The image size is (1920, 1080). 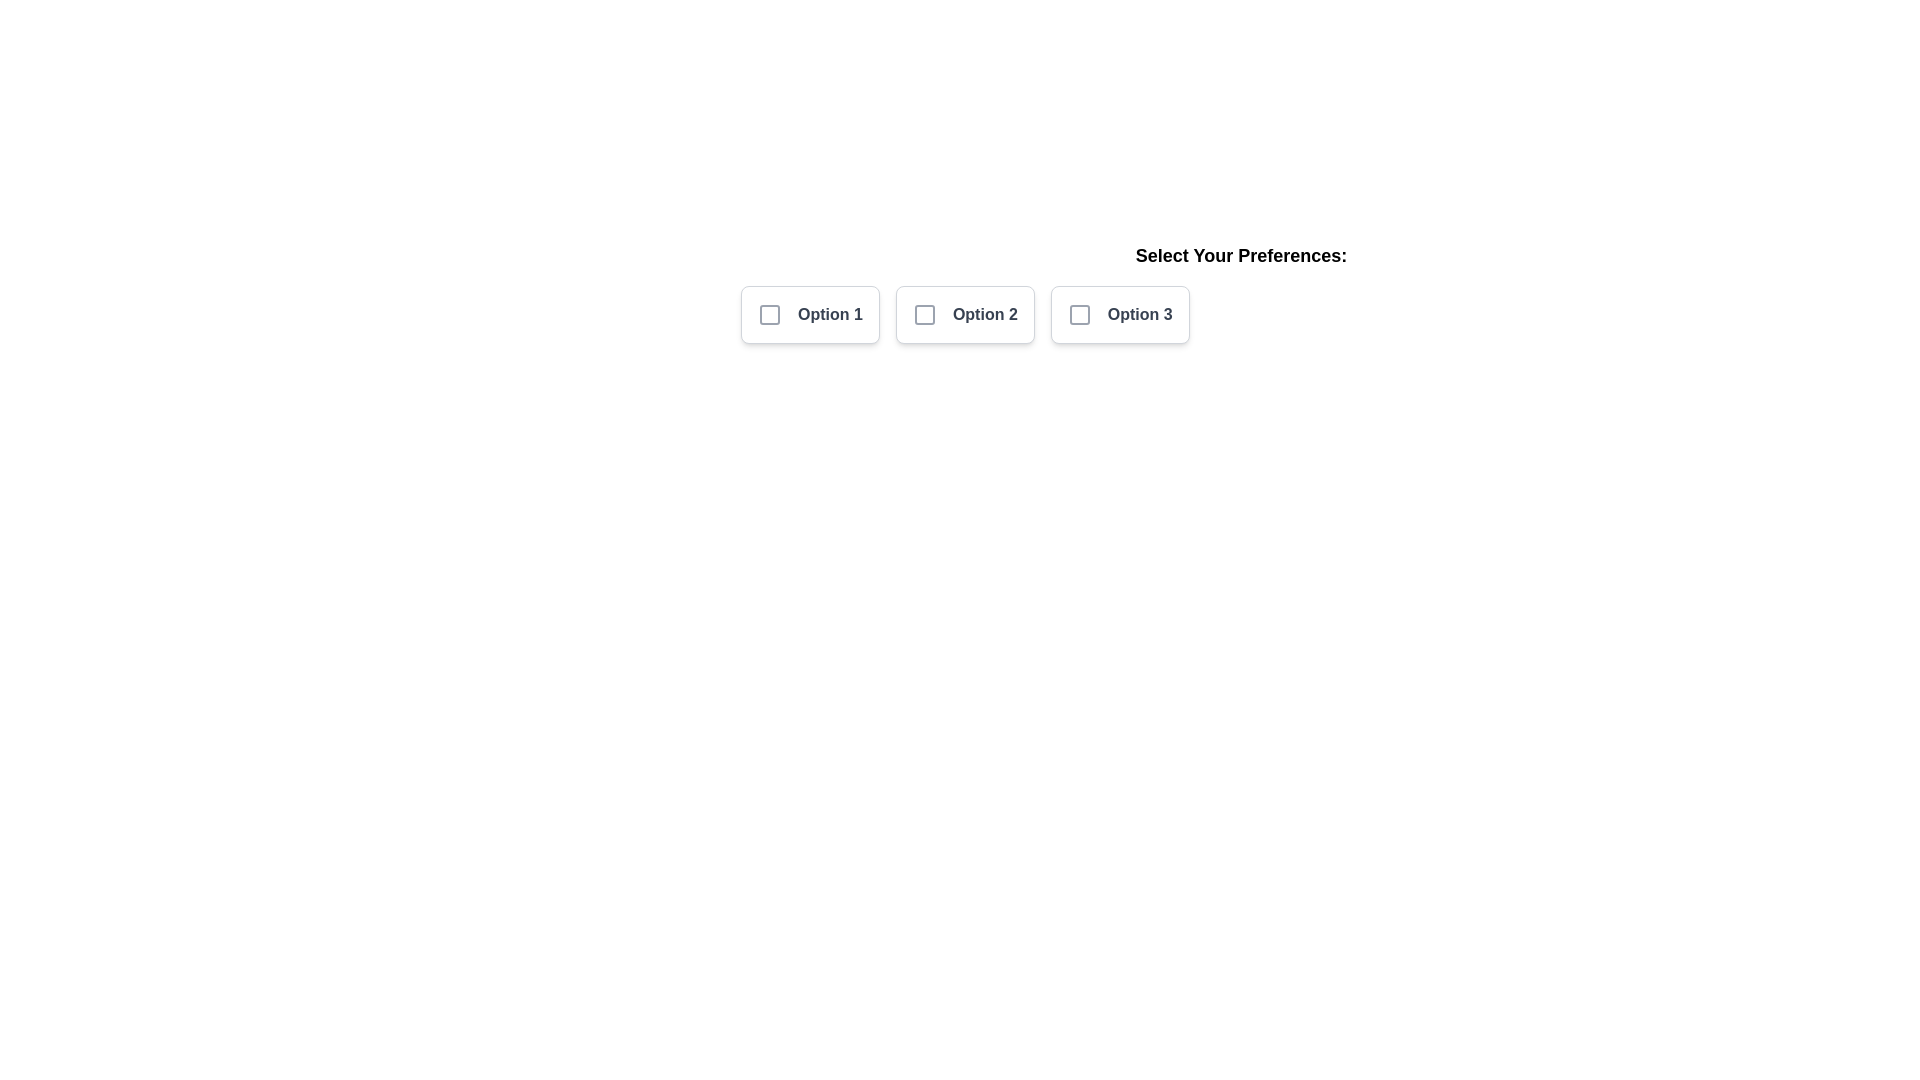 I want to click on the hollow, gray-outlined checkbox located to the left of the text 'Option 2' under the heading 'Select Your Preferences:', so click(x=923, y=315).